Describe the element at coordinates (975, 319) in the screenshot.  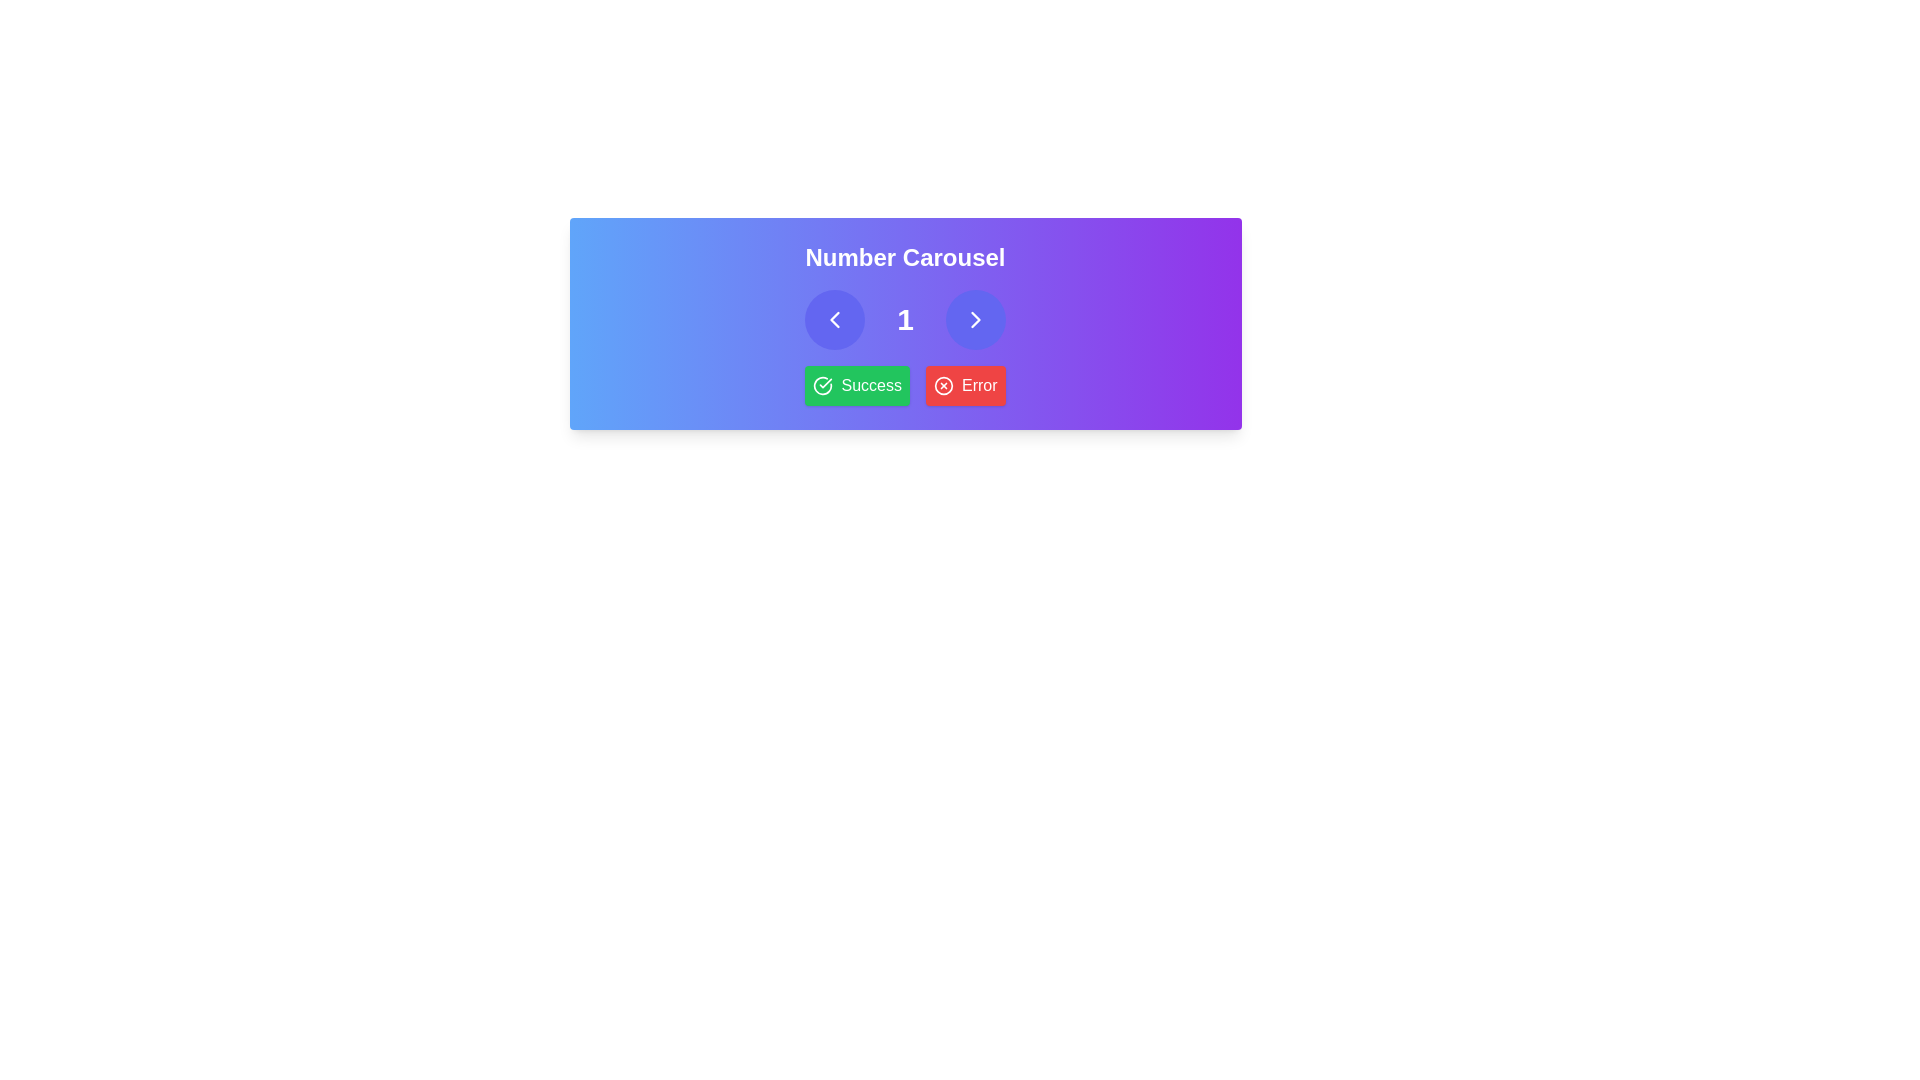
I see `the right-facing chevron arrow SVG icon, which is located within a circular button with a blue background` at that location.